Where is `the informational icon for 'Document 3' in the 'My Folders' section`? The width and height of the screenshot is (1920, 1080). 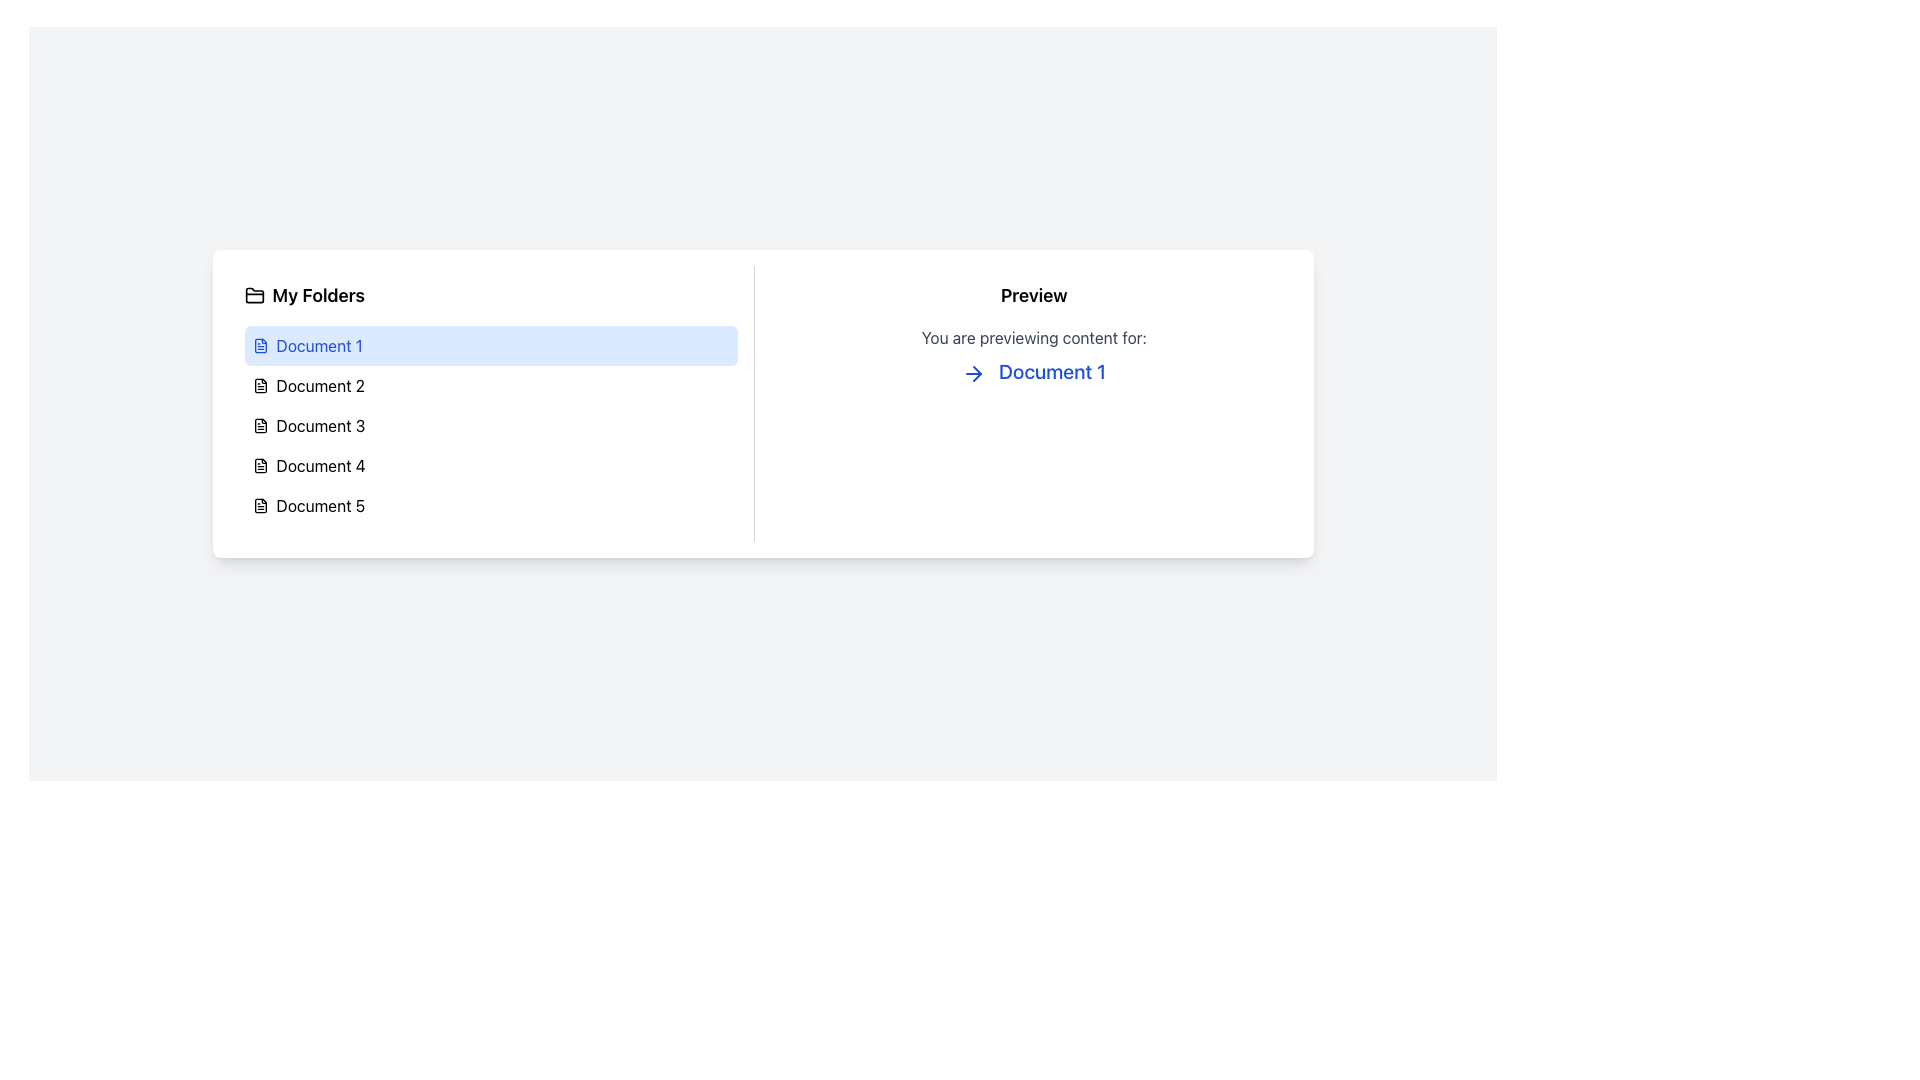
the informational icon for 'Document 3' in the 'My Folders' section is located at coordinates (259, 424).